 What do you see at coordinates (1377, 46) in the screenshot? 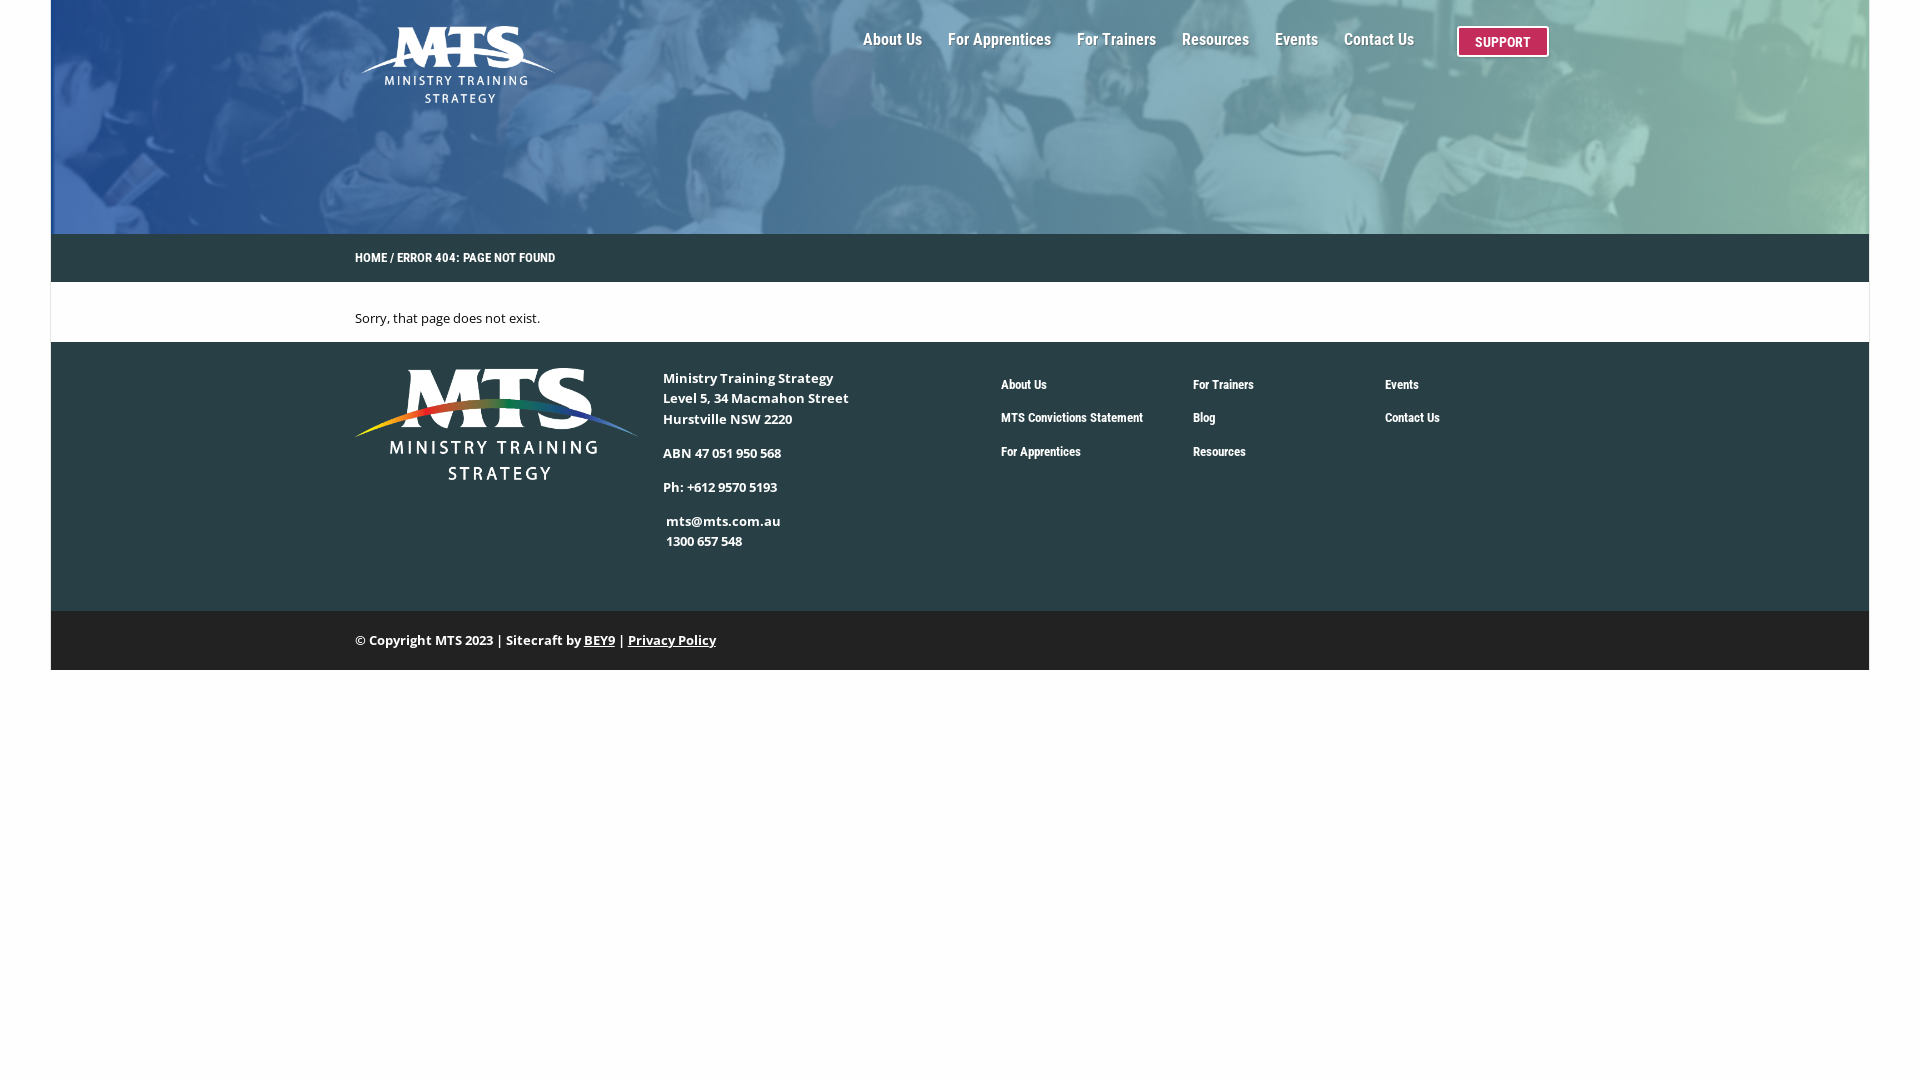
I see `'Contact Us'` at bounding box center [1377, 46].